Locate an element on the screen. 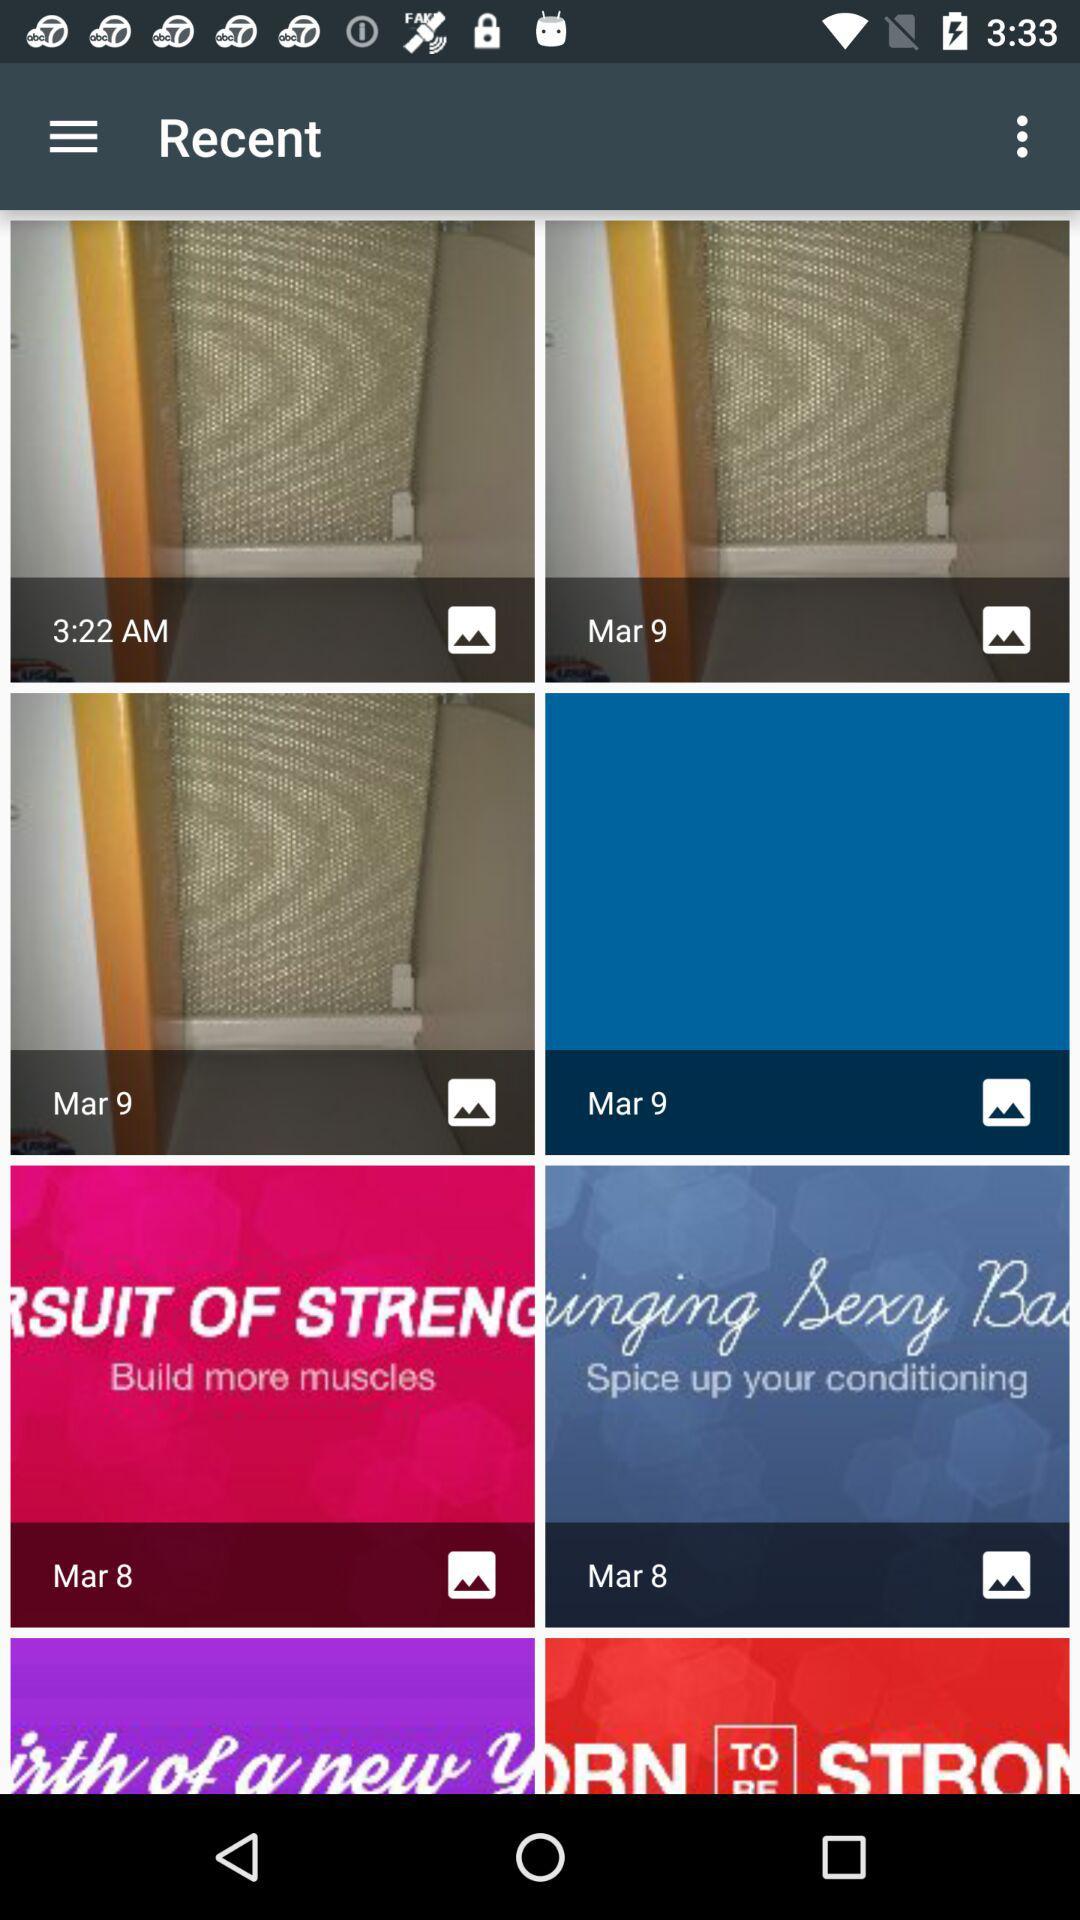  the icon next to recent app is located at coordinates (1027, 135).